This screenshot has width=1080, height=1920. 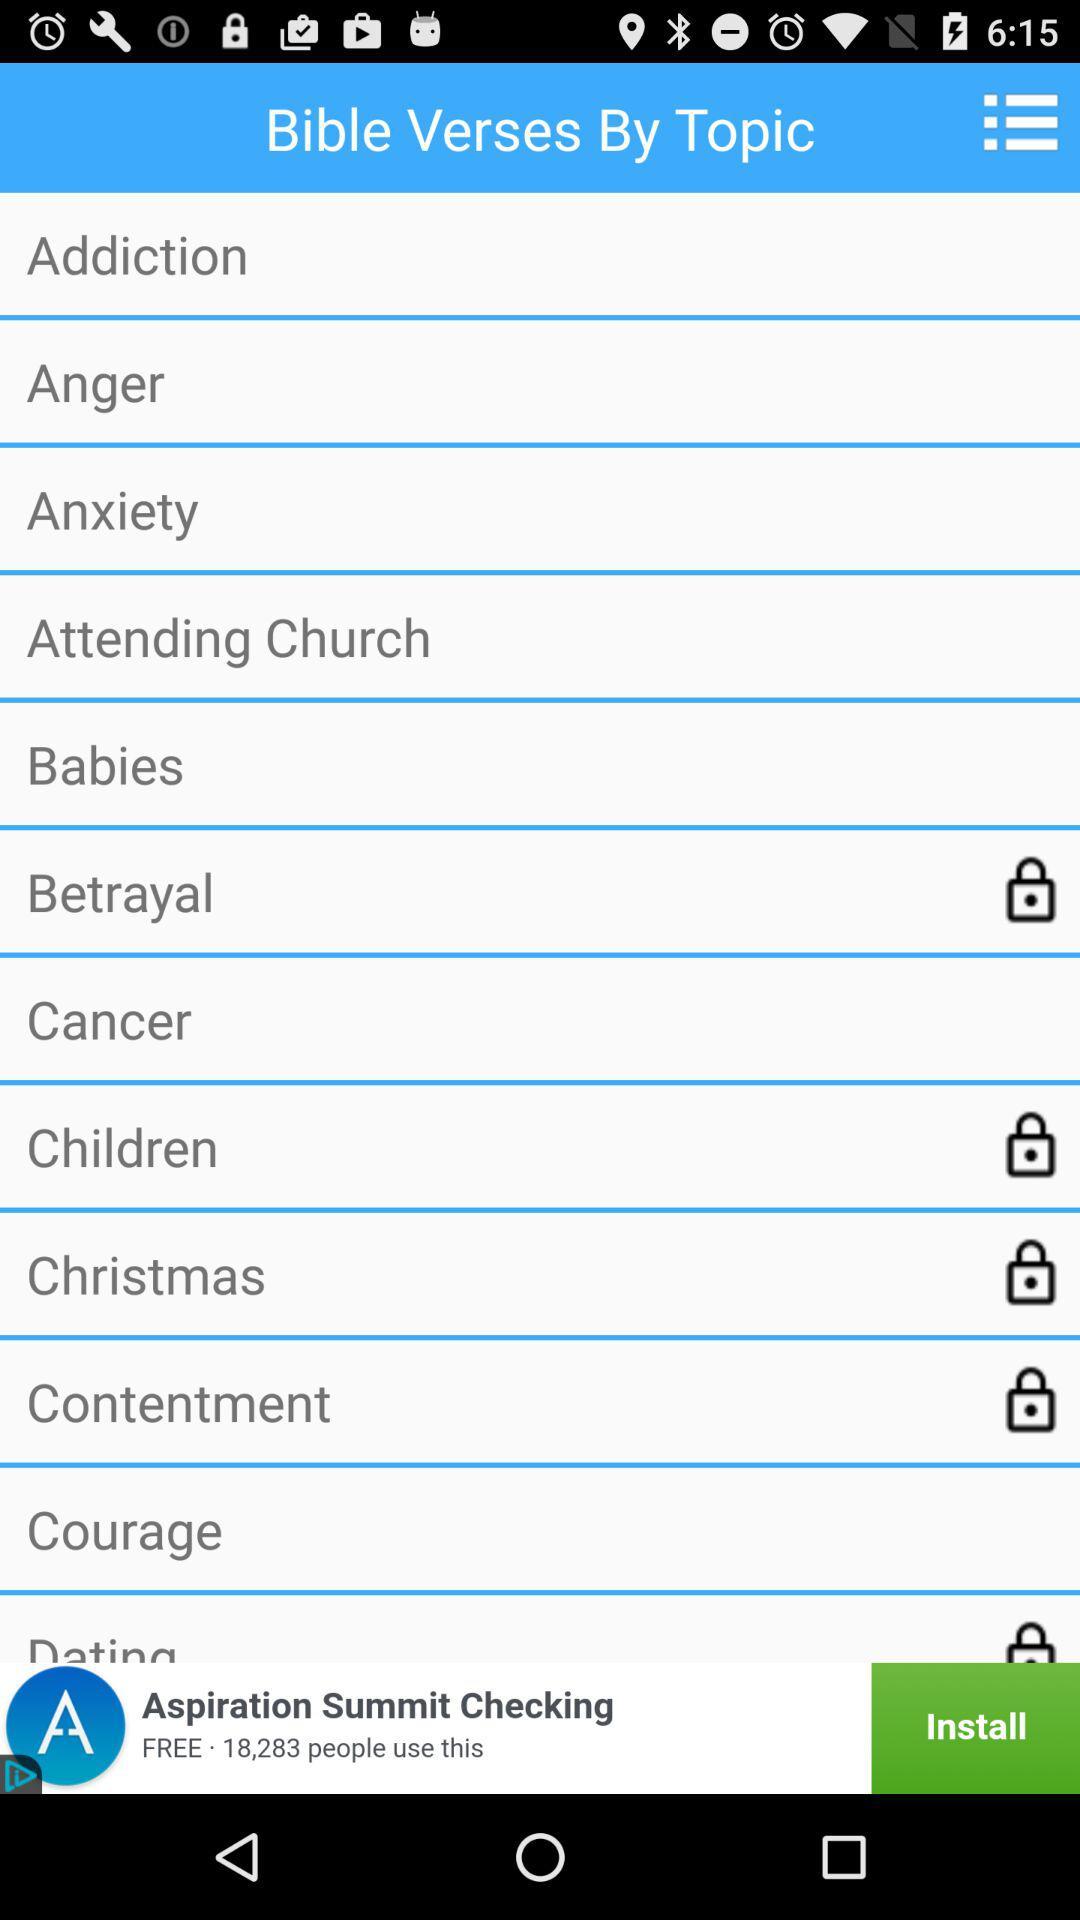 What do you see at coordinates (540, 252) in the screenshot?
I see `the addiction item` at bounding box center [540, 252].